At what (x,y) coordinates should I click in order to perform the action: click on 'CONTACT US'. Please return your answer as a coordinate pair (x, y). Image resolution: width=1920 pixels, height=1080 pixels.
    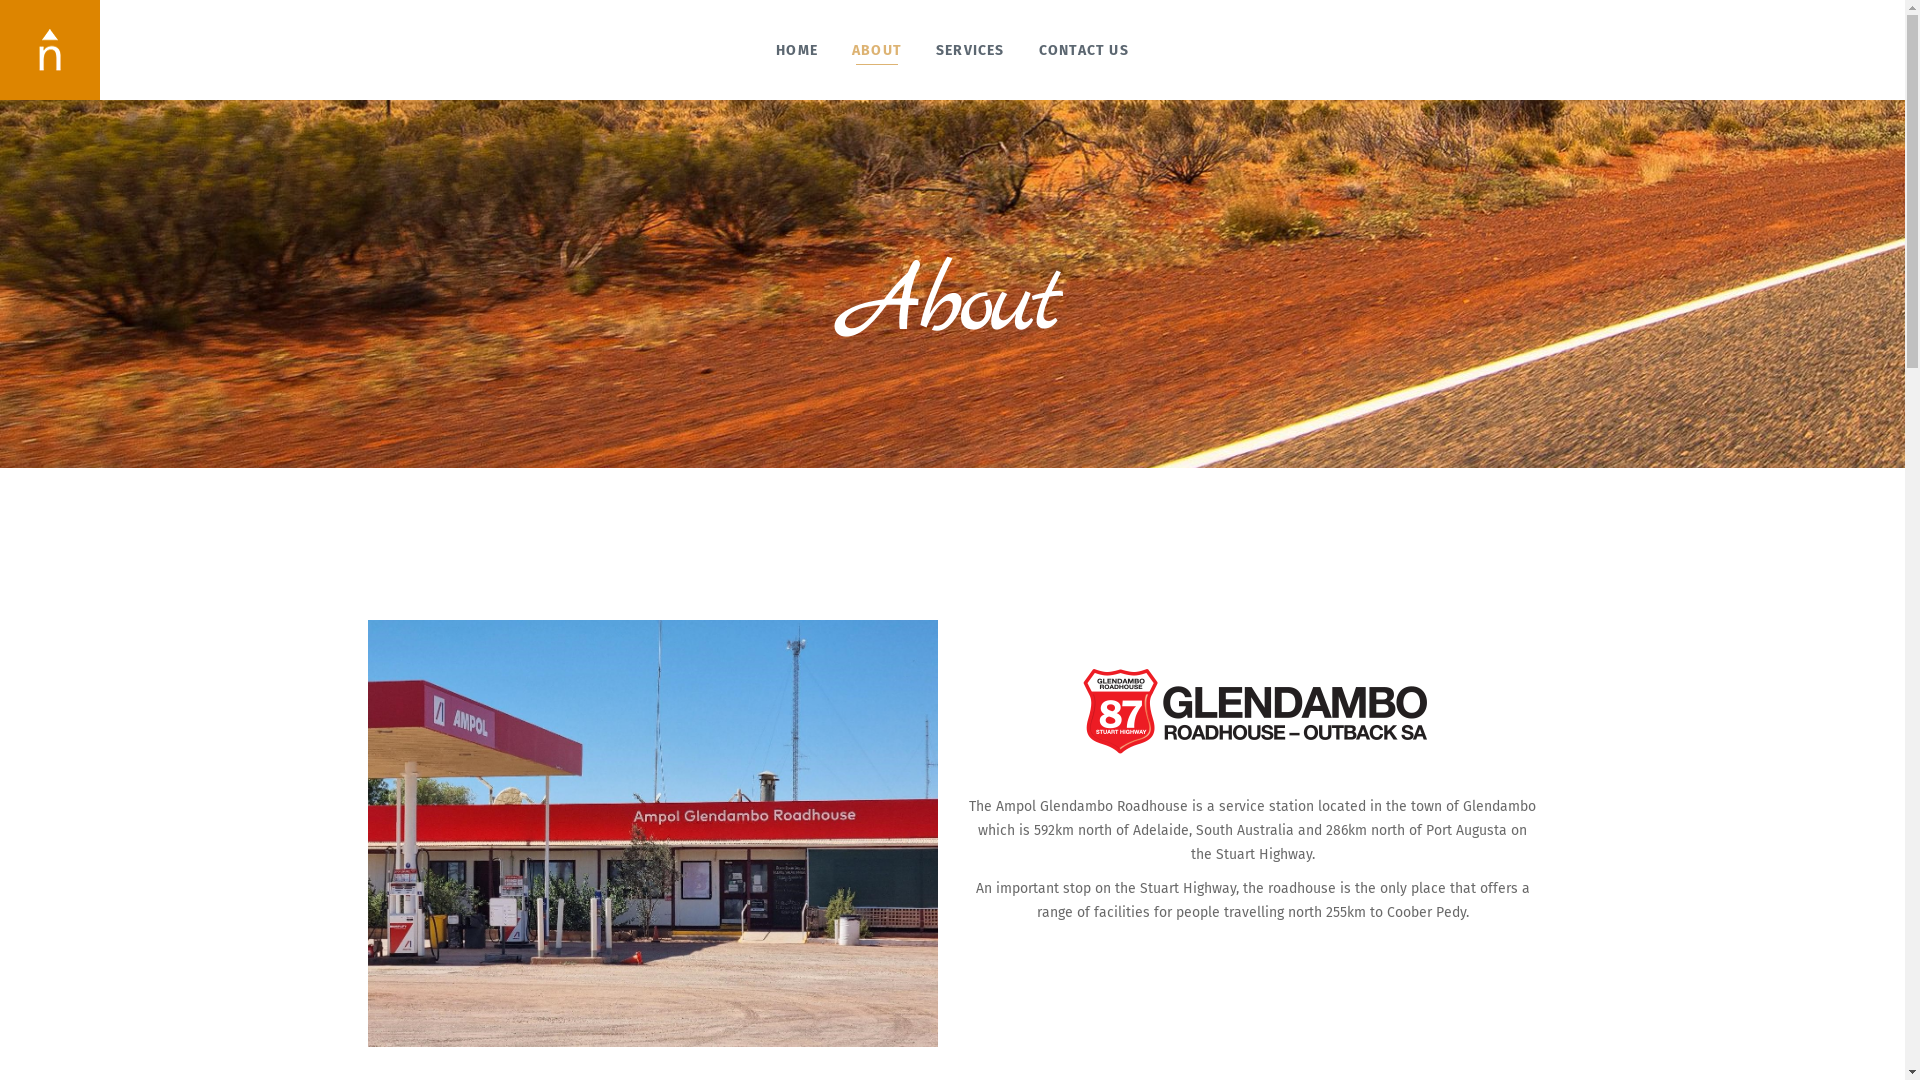
    Looking at the image, I should click on (1083, 49).